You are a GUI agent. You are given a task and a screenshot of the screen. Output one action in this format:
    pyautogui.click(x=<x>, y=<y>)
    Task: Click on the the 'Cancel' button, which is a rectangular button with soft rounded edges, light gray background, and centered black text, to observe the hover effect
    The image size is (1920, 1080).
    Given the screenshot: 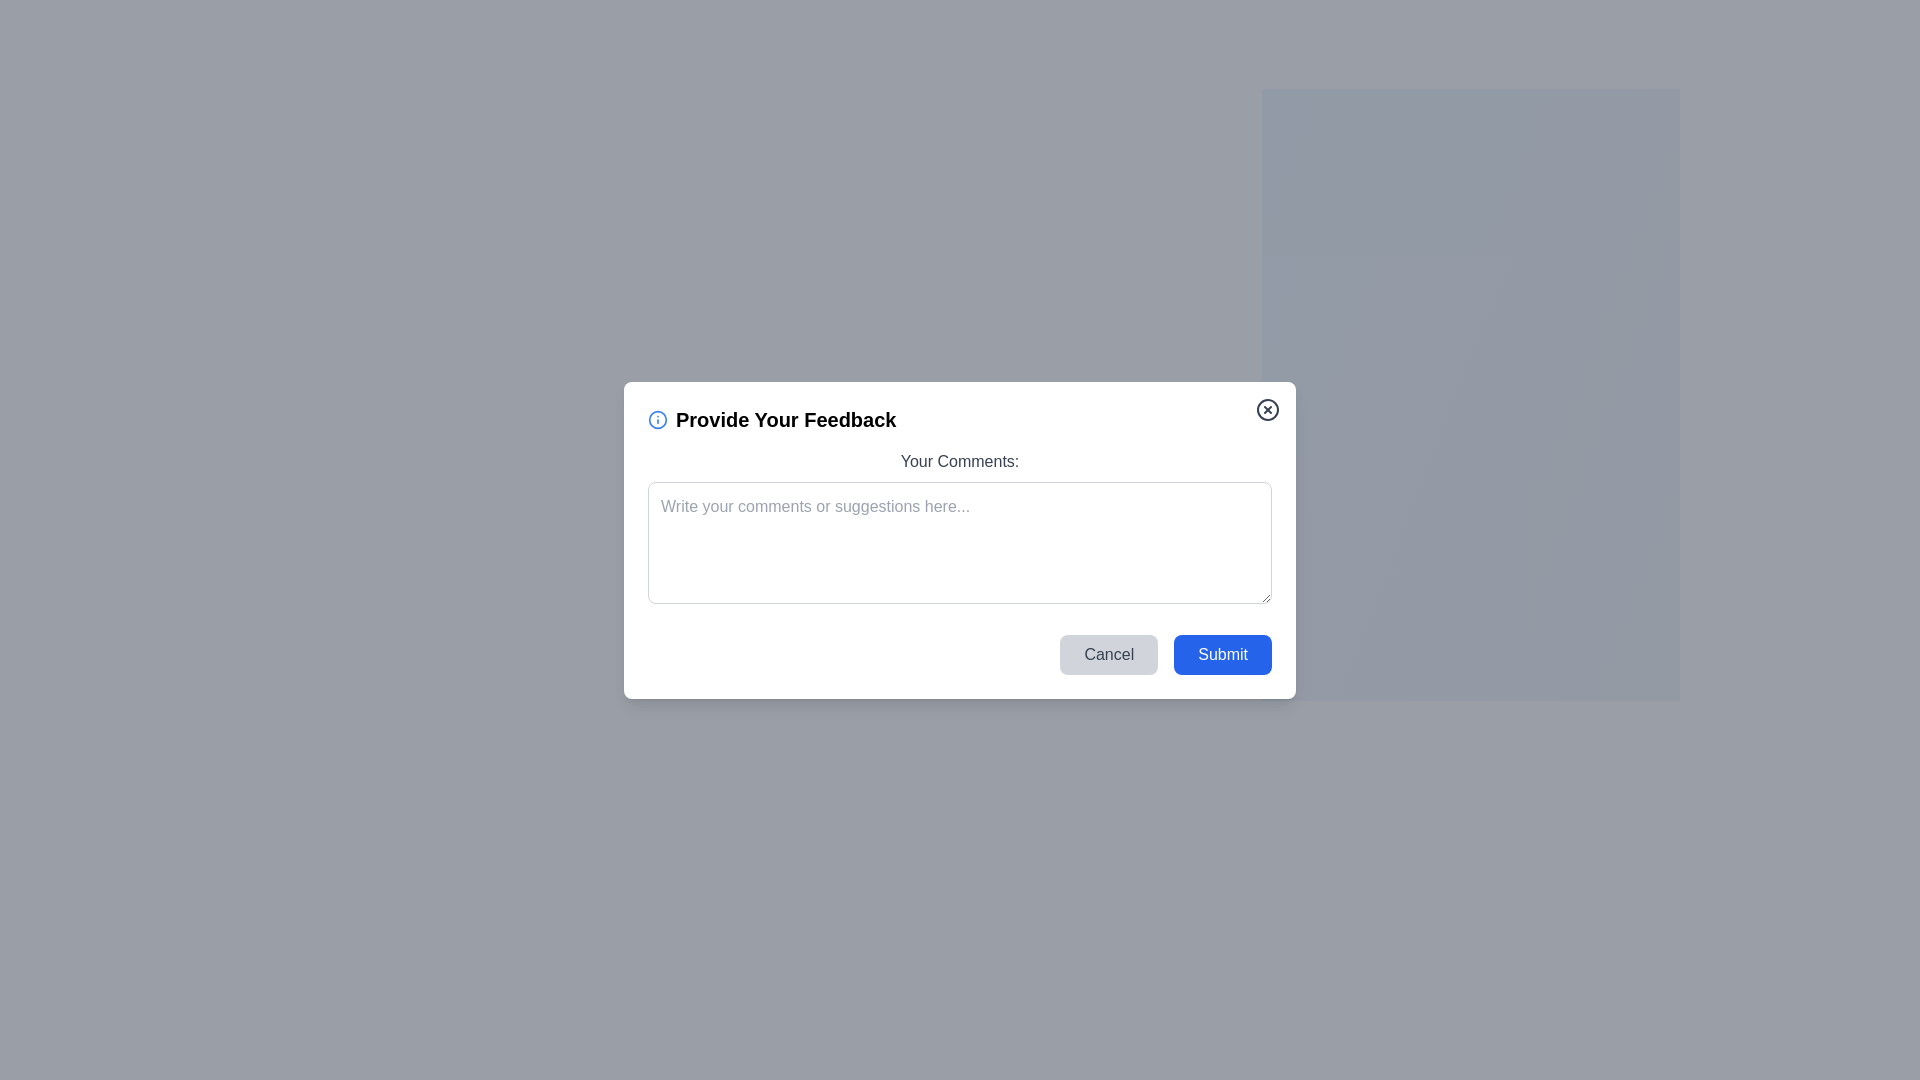 What is the action you would take?
    pyautogui.click(x=1108, y=654)
    